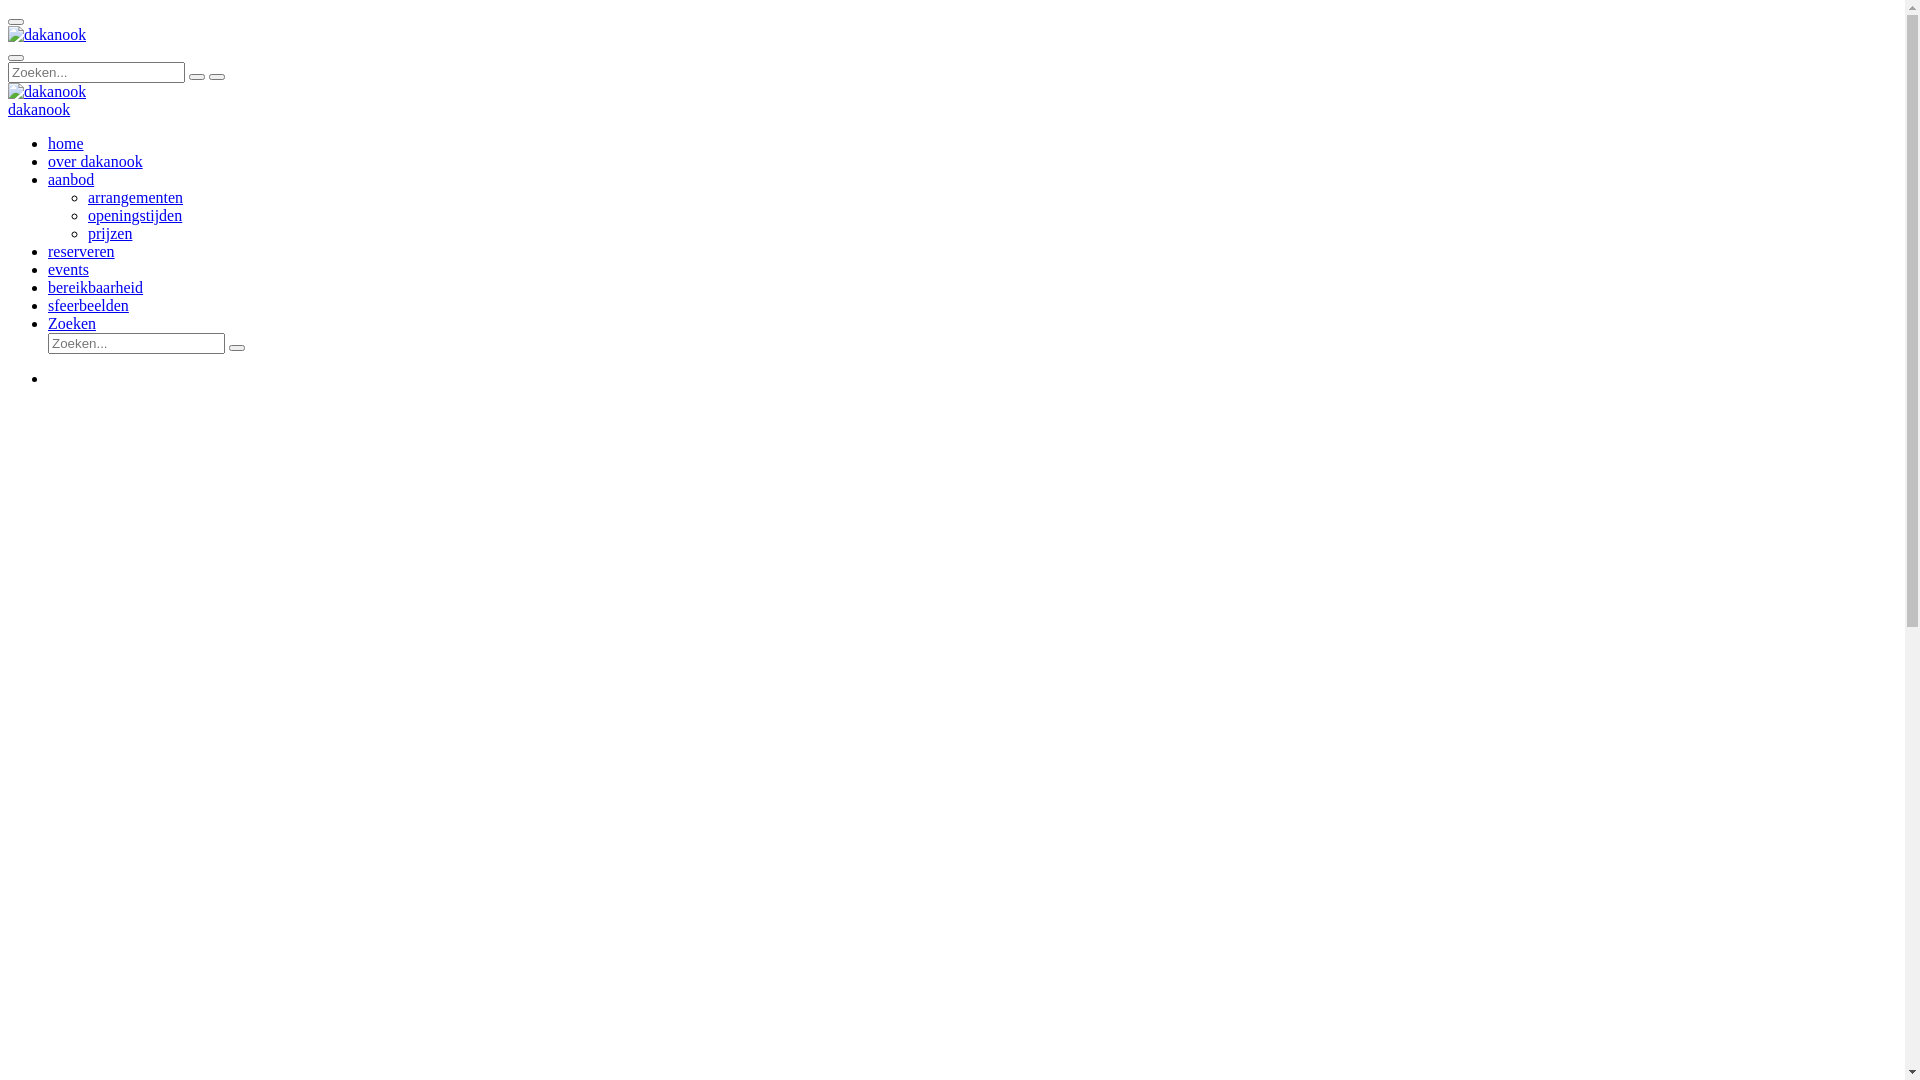 Image resolution: width=1920 pixels, height=1080 pixels. I want to click on 'home', so click(48, 142).